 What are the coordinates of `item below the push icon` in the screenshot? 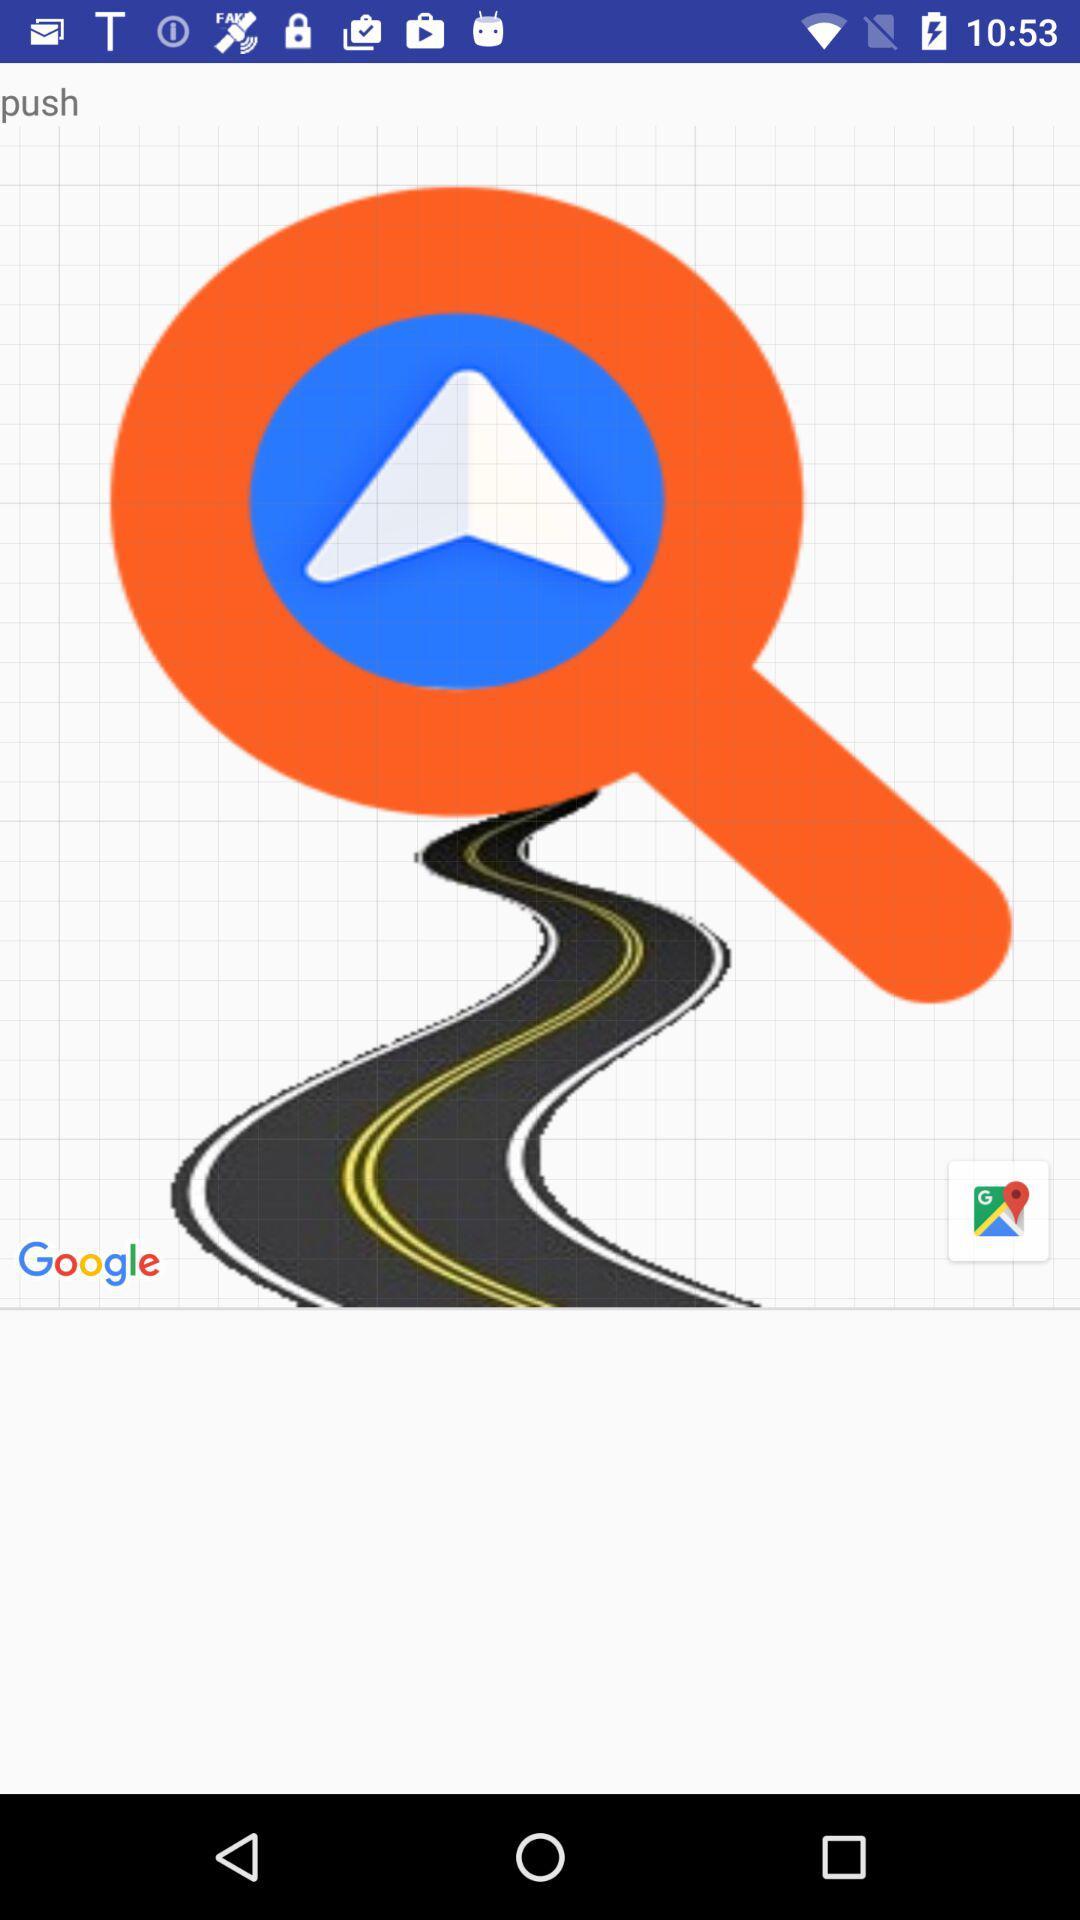 It's located at (540, 716).